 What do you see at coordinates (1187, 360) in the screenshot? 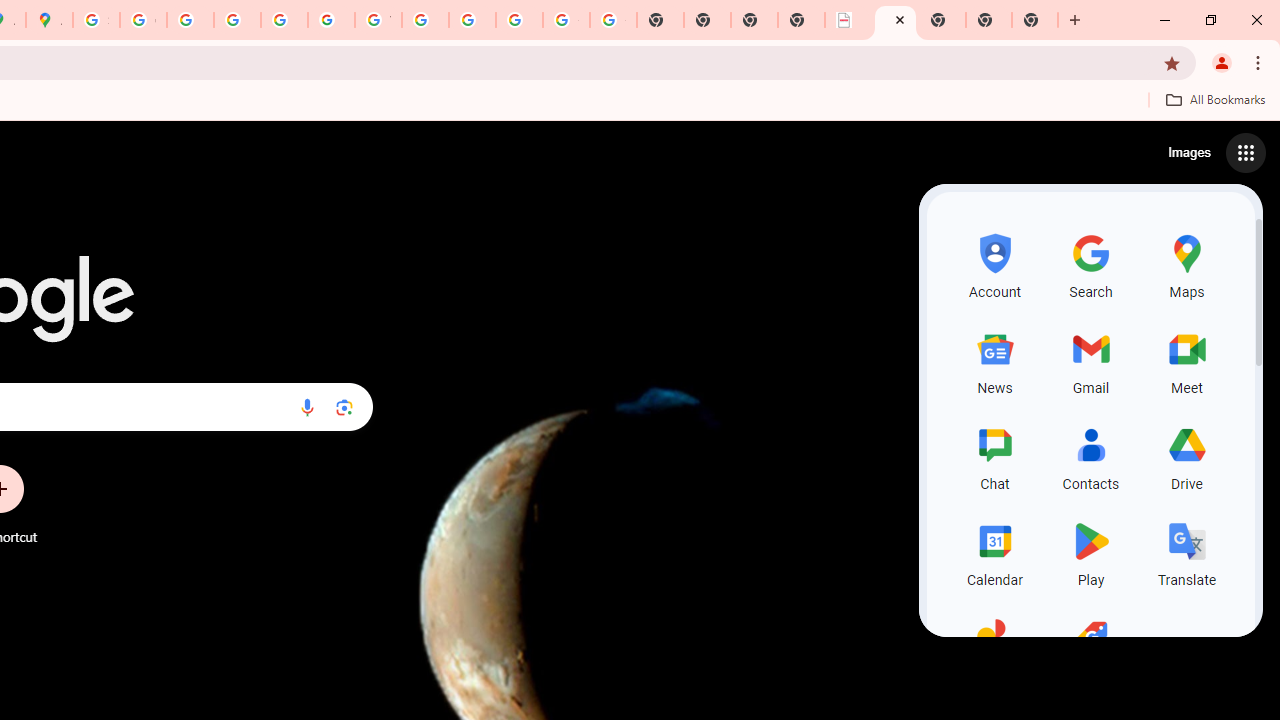
I see `'Meet, row 2 of 5 and column 3 of 3 in the first section'` at bounding box center [1187, 360].